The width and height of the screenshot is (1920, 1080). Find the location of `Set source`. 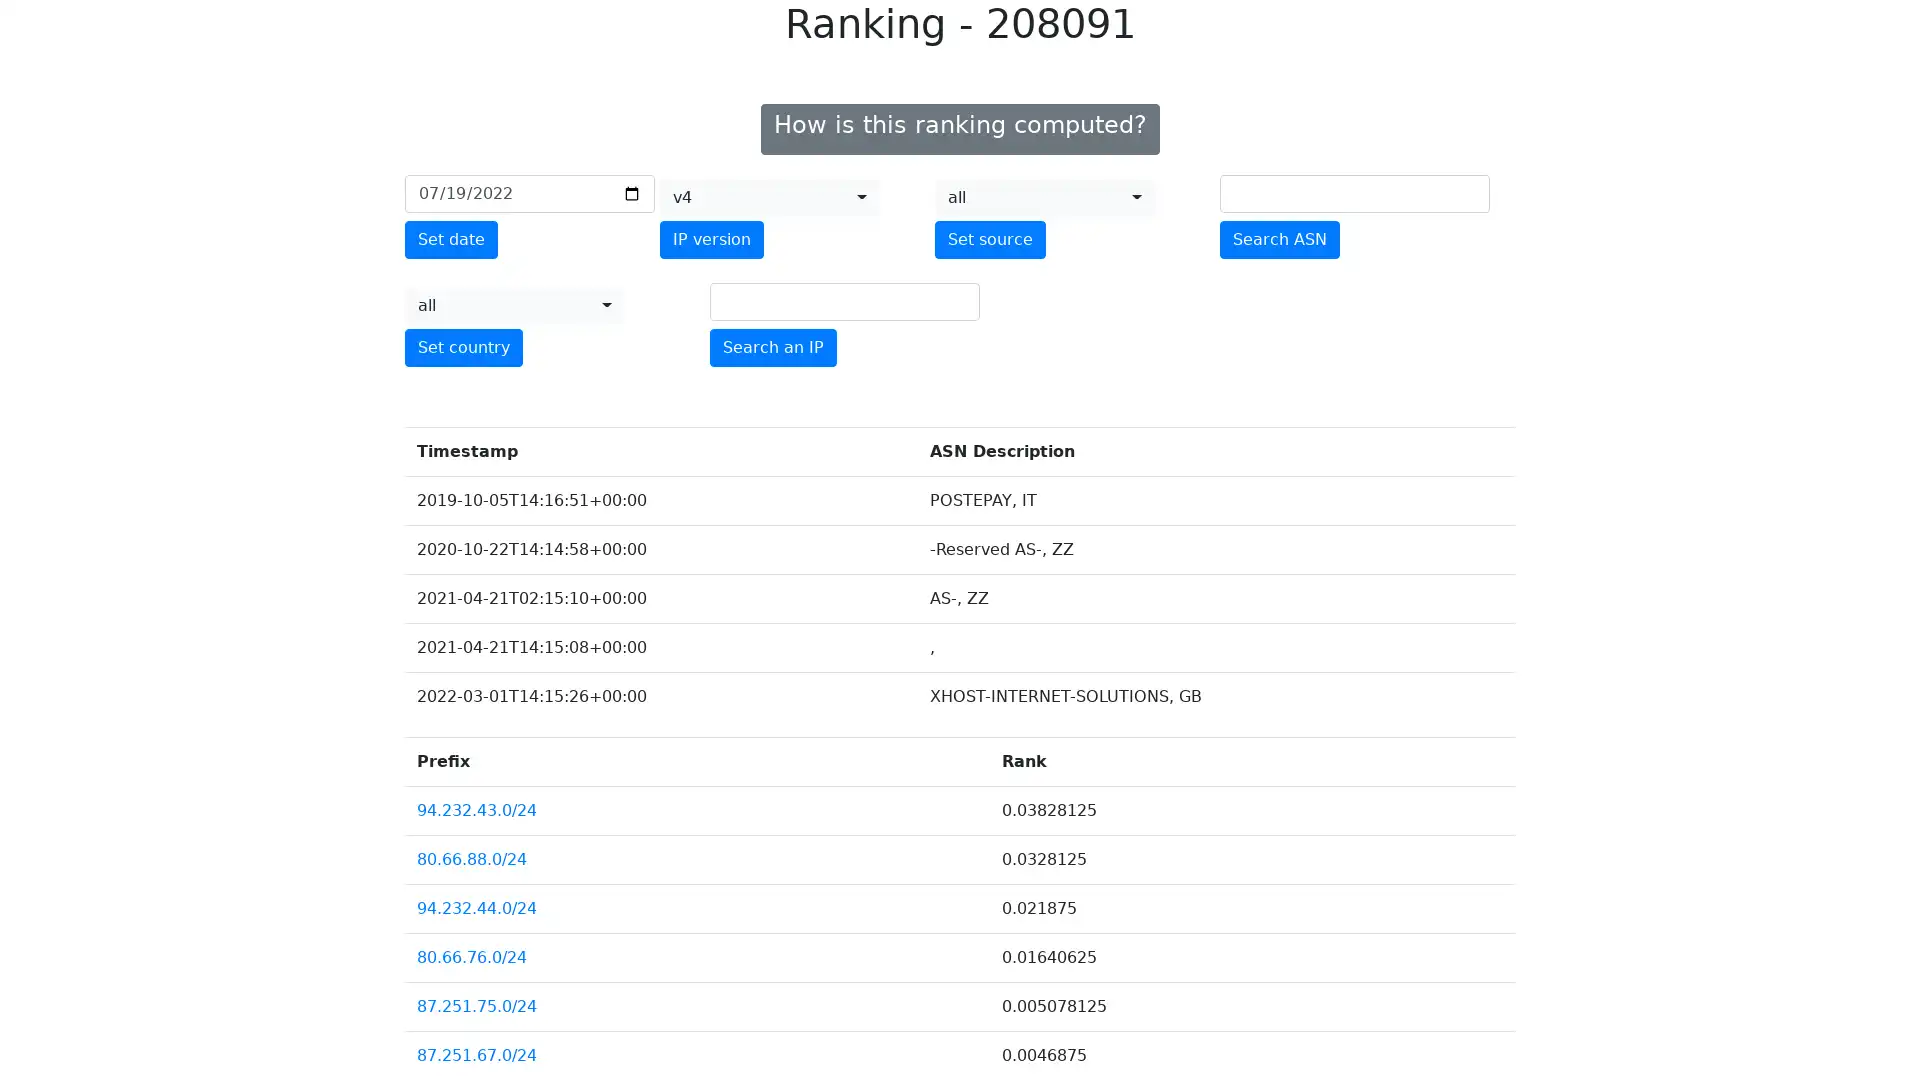

Set source is located at coordinates (990, 238).